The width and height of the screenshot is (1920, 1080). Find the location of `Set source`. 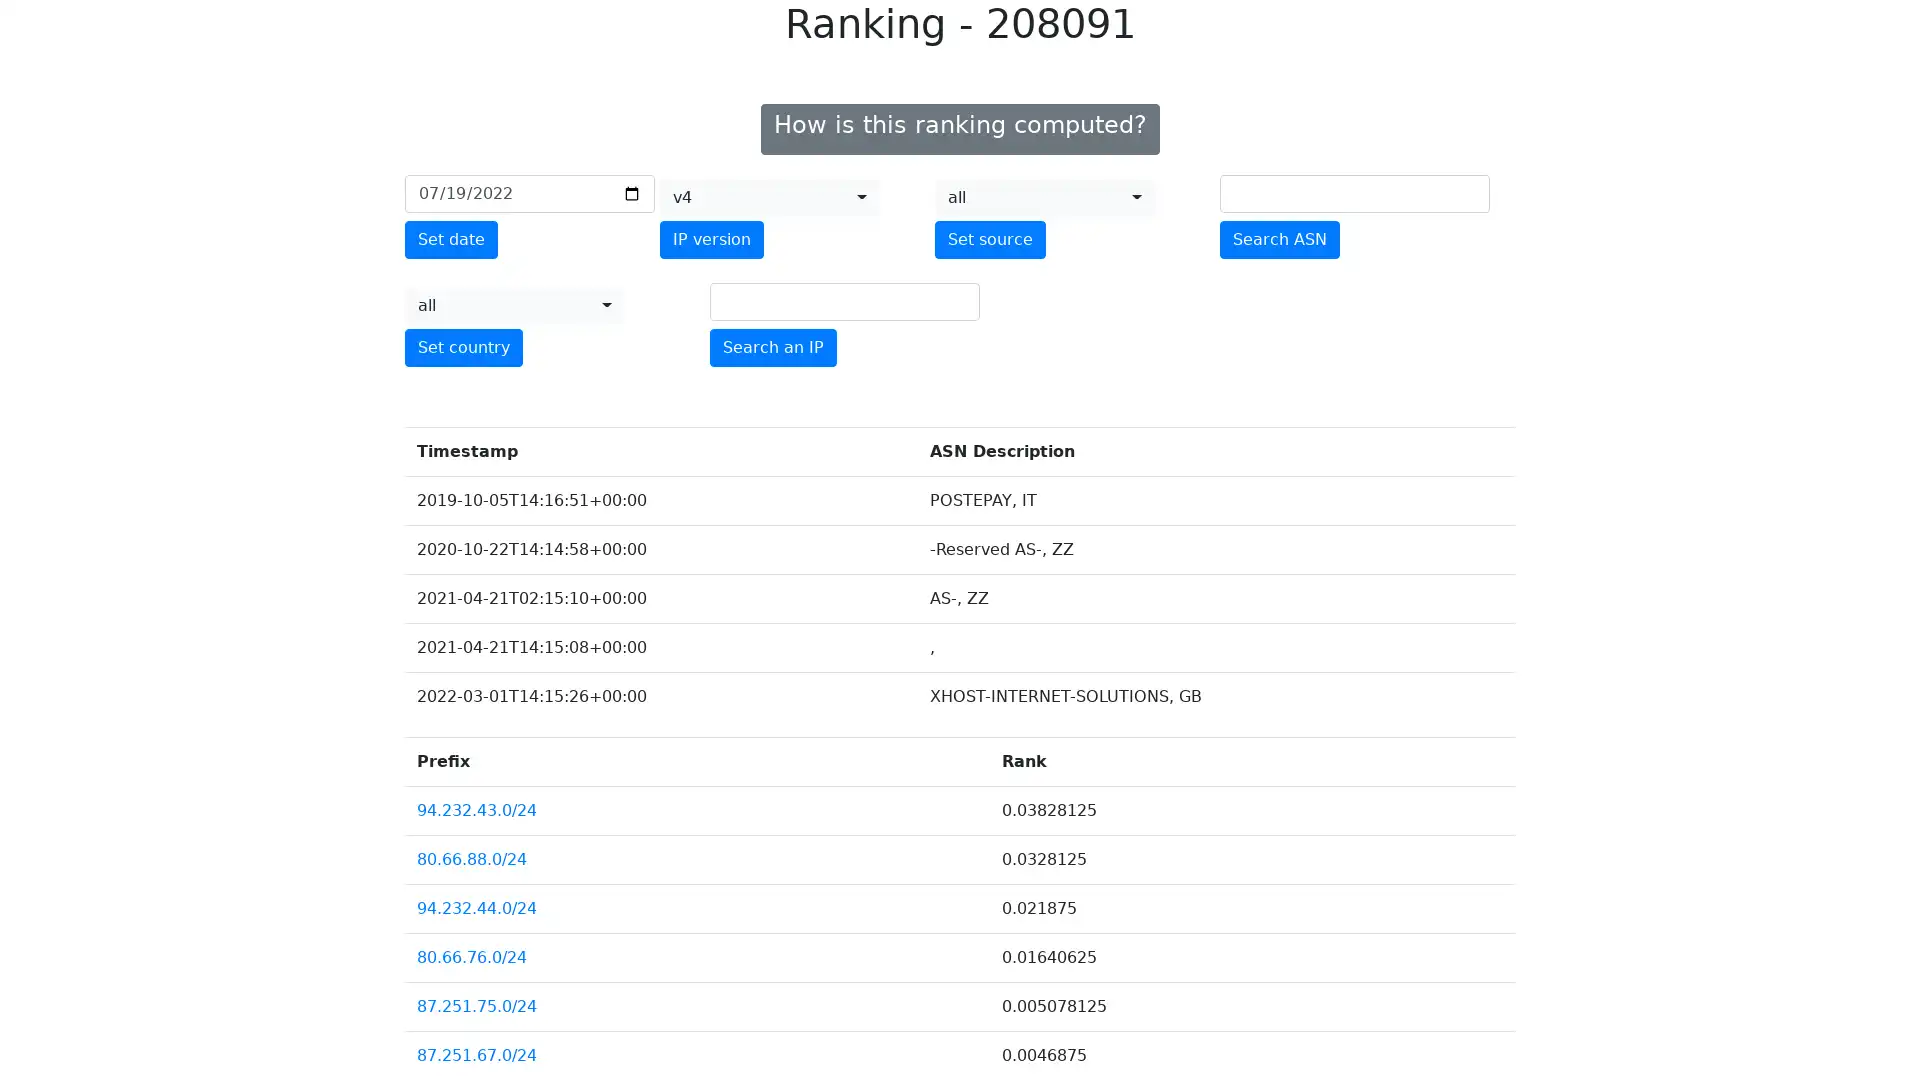

Set source is located at coordinates (990, 238).